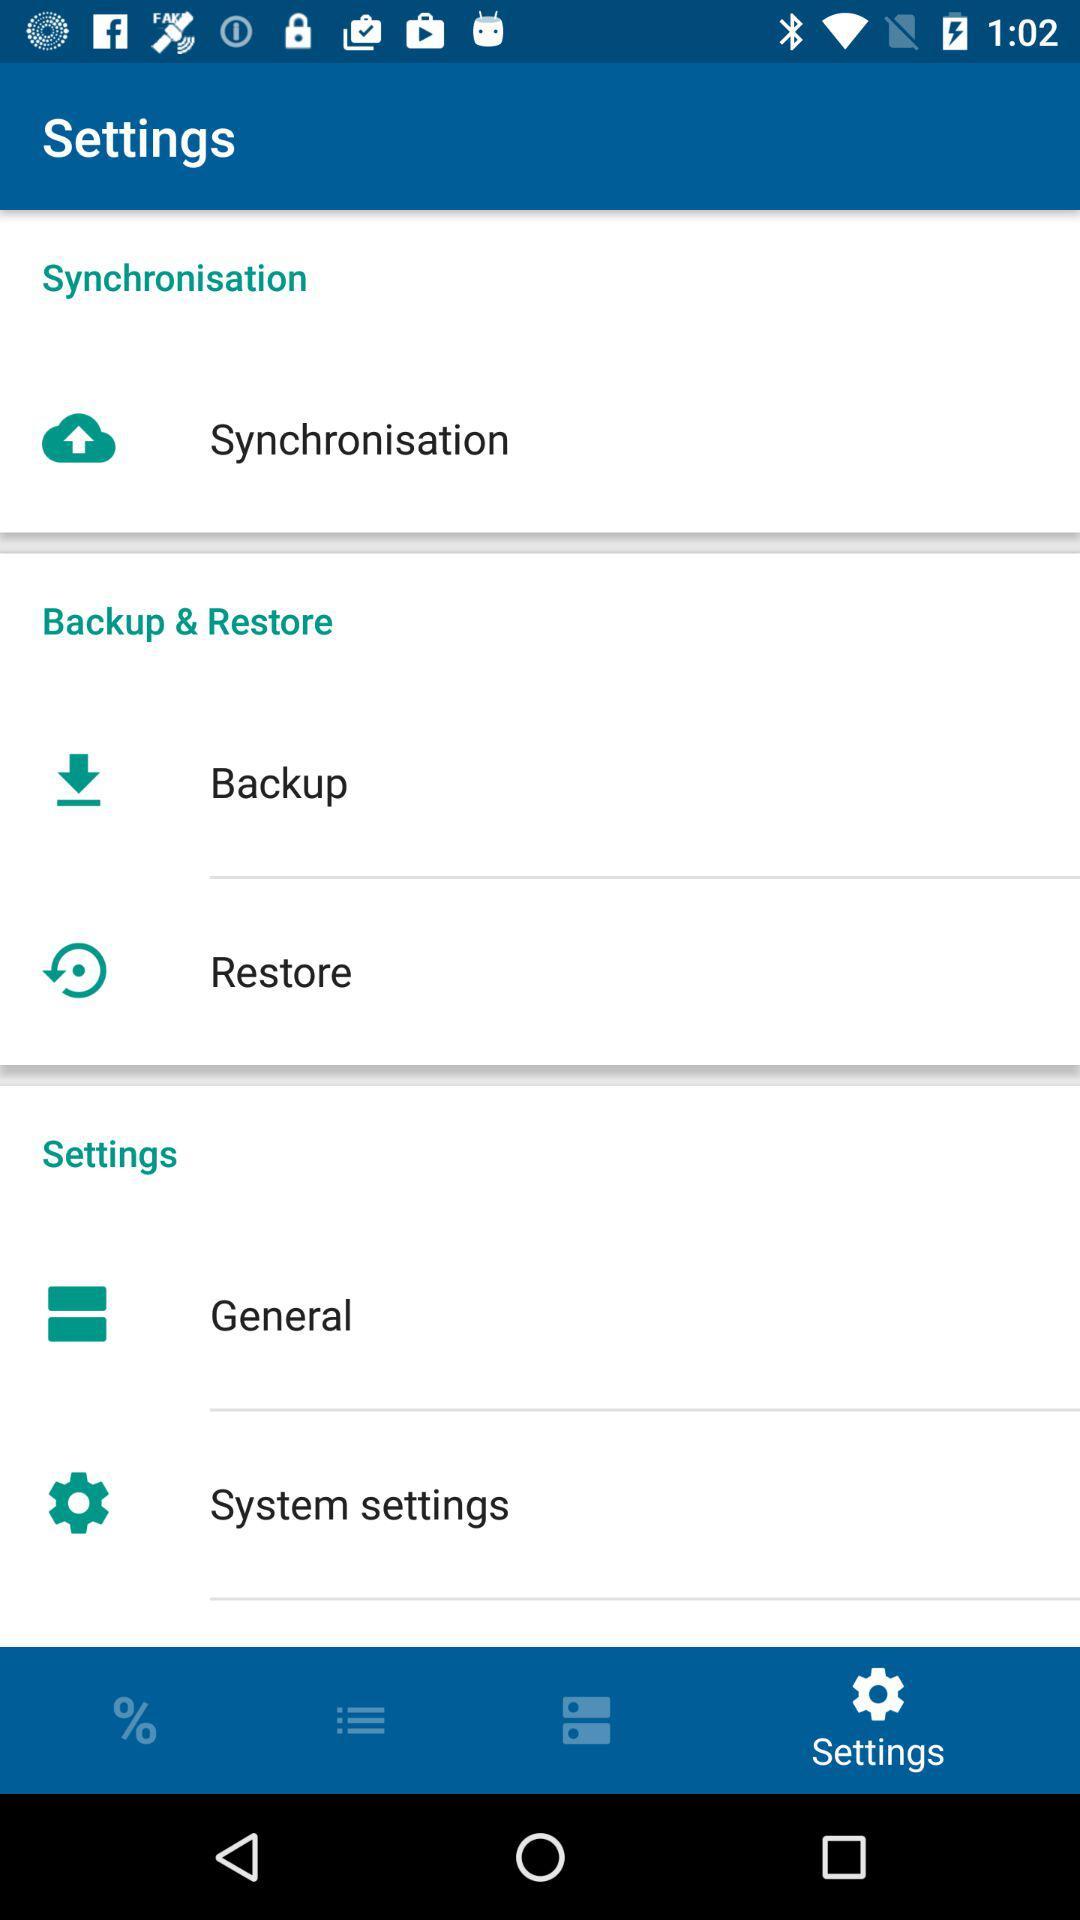 Image resolution: width=1080 pixels, height=1920 pixels. Describe the element at coordinates (540, 1622) in the screenshot. I see `icon below system settings icon` at that location.